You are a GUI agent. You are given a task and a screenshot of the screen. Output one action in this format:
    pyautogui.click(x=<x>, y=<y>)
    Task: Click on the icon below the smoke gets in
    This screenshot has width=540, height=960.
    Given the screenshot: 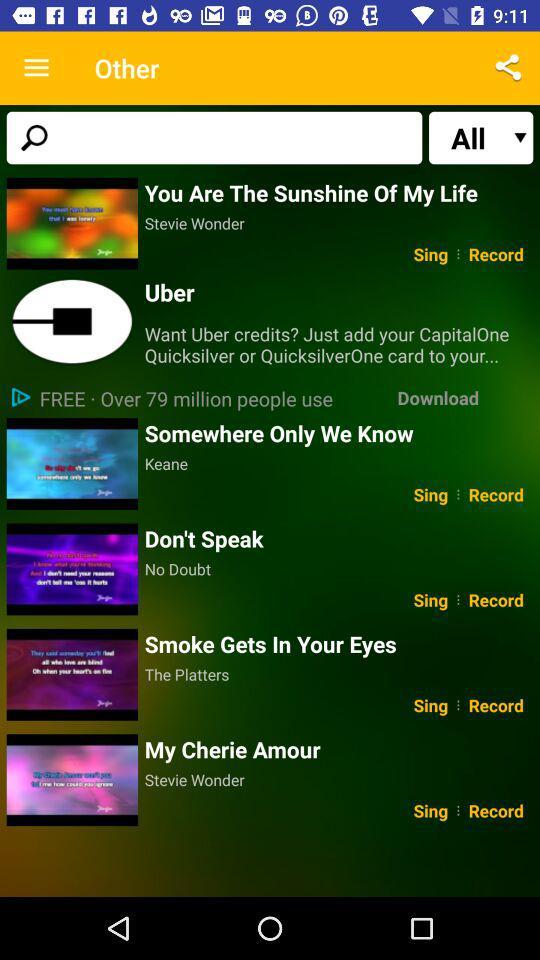 What is the action you would take?
    pyautogui.click(x=338, y=674)
    